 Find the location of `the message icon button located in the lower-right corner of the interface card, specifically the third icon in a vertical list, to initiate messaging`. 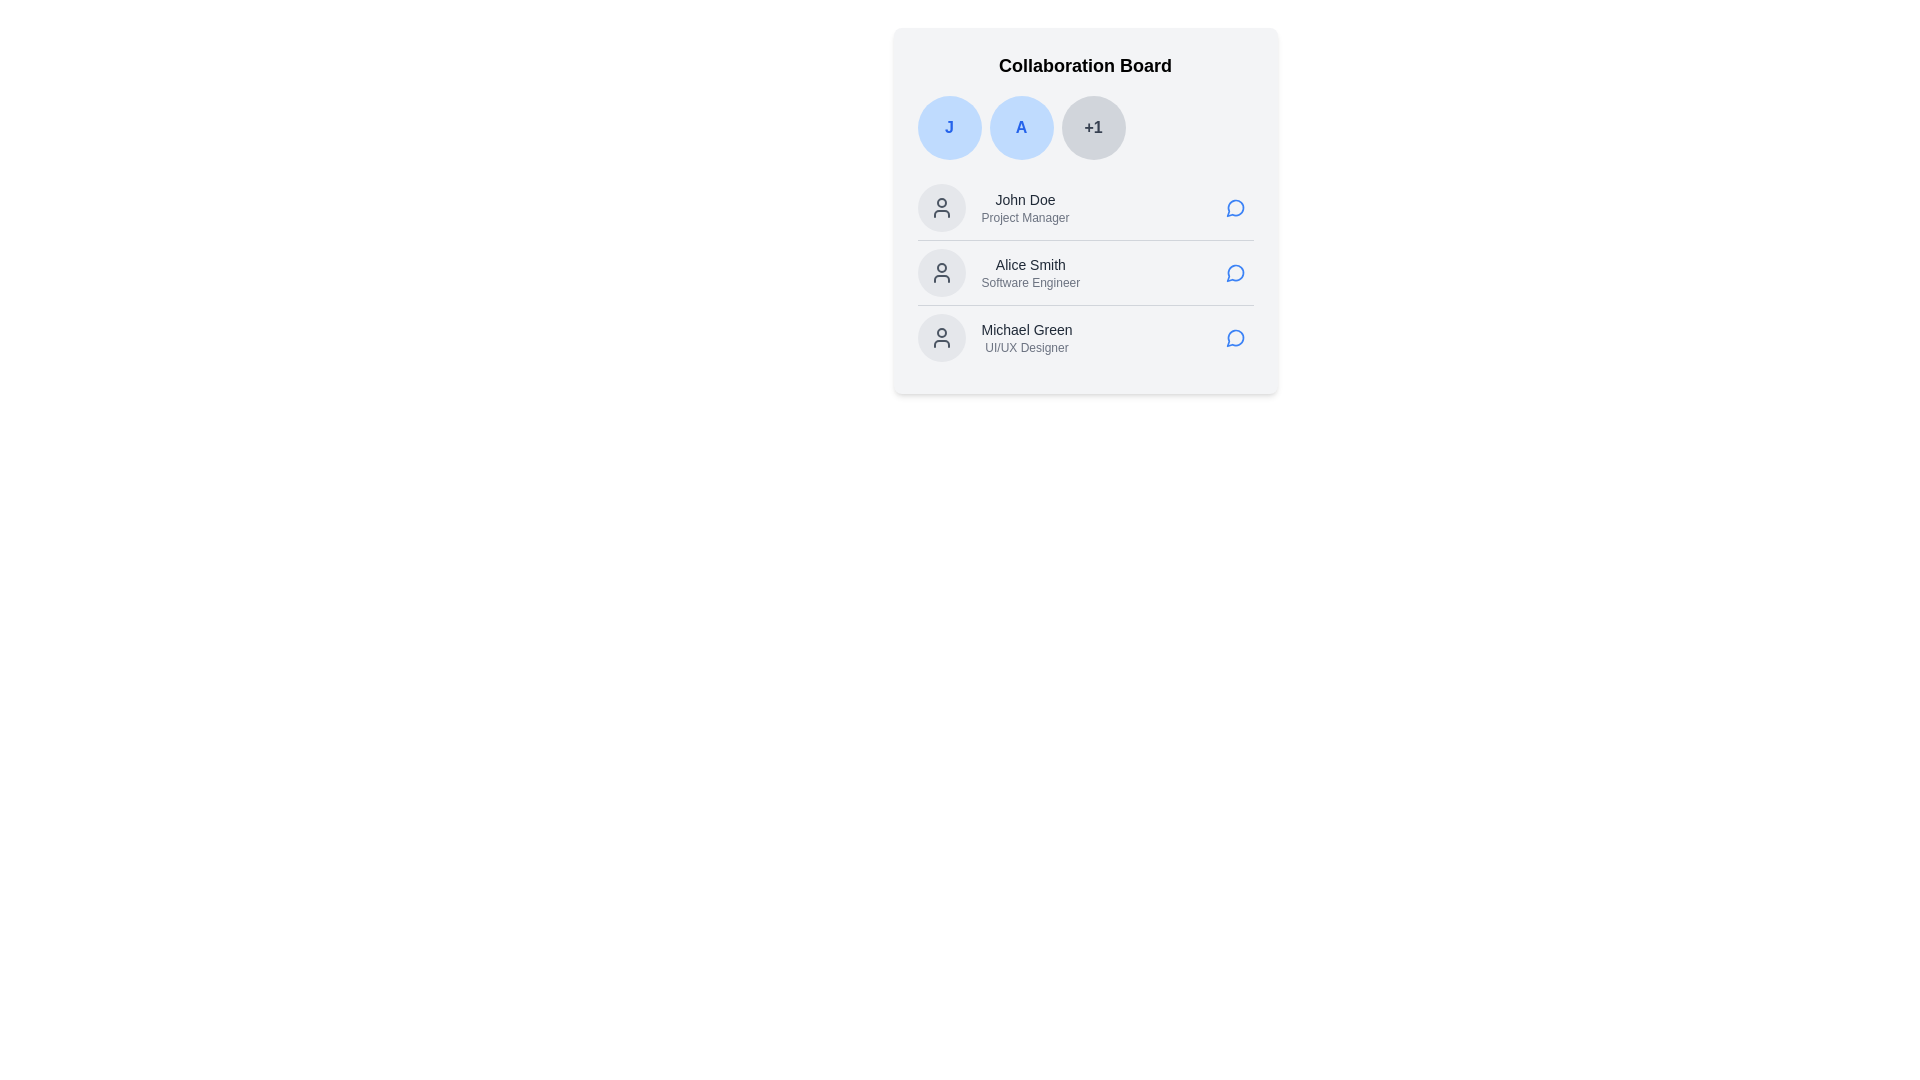

the message icon button located in the lower-right corner of the interface card, specifically the third icon in a vertical list, to initiate messaging is located at coordinates (1234, 337).